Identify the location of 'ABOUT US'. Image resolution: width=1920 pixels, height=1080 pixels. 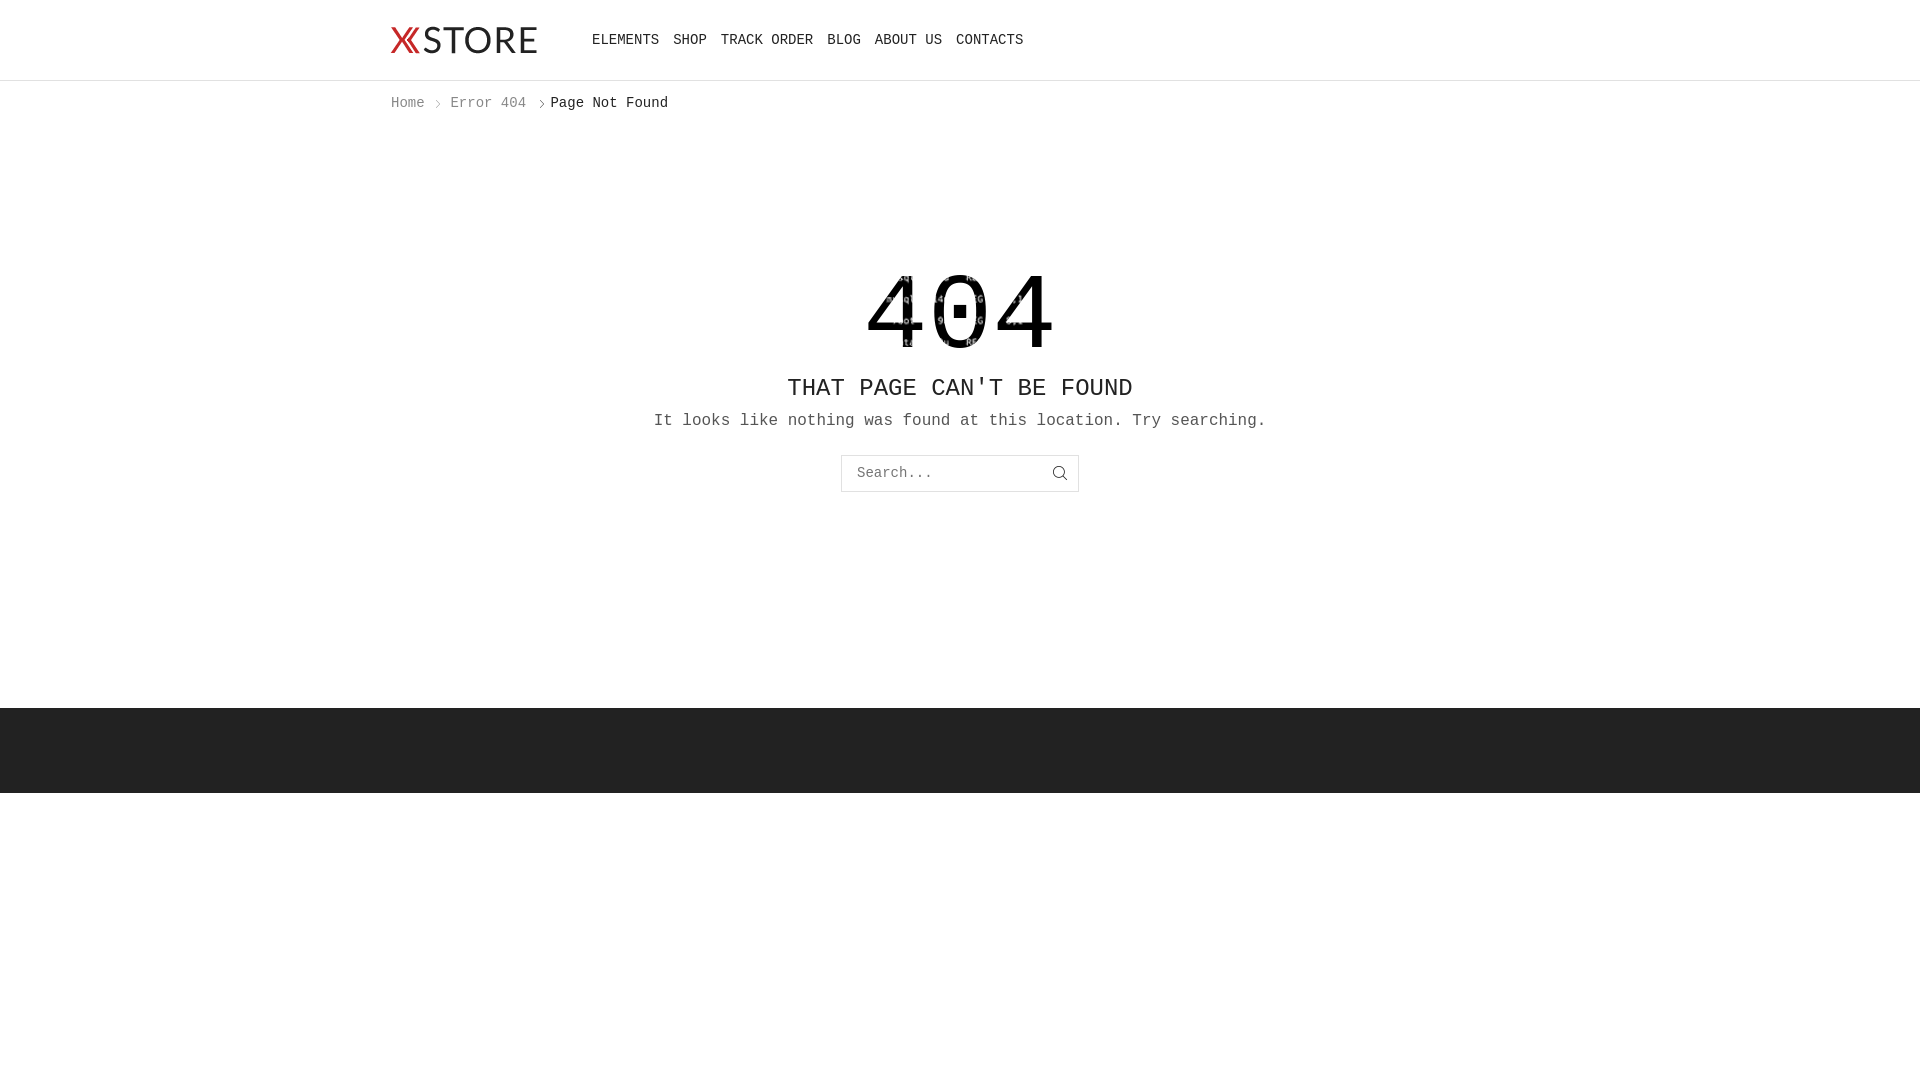
(907, 39).